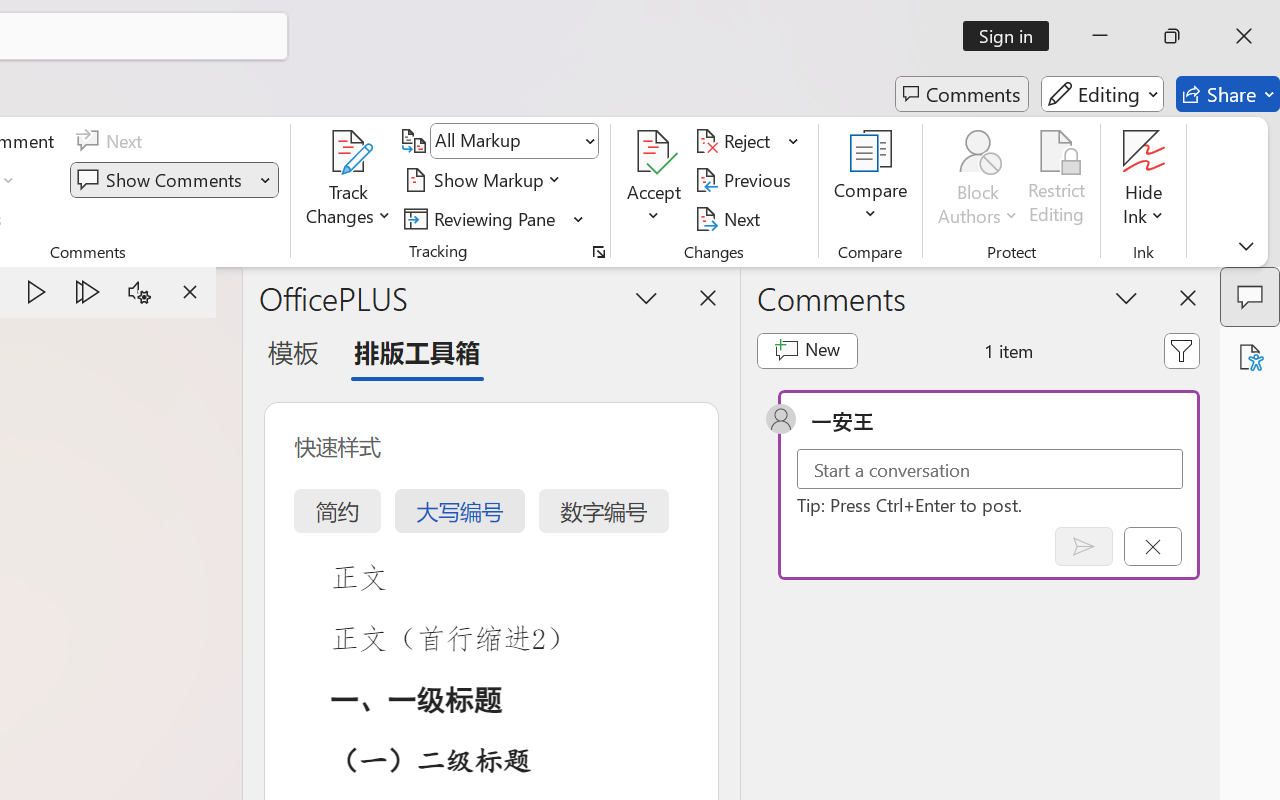  What do you see at coordinates (174, 179) in the screenshot?
I see `'Show Comments'` at bounding box center [174, 179].